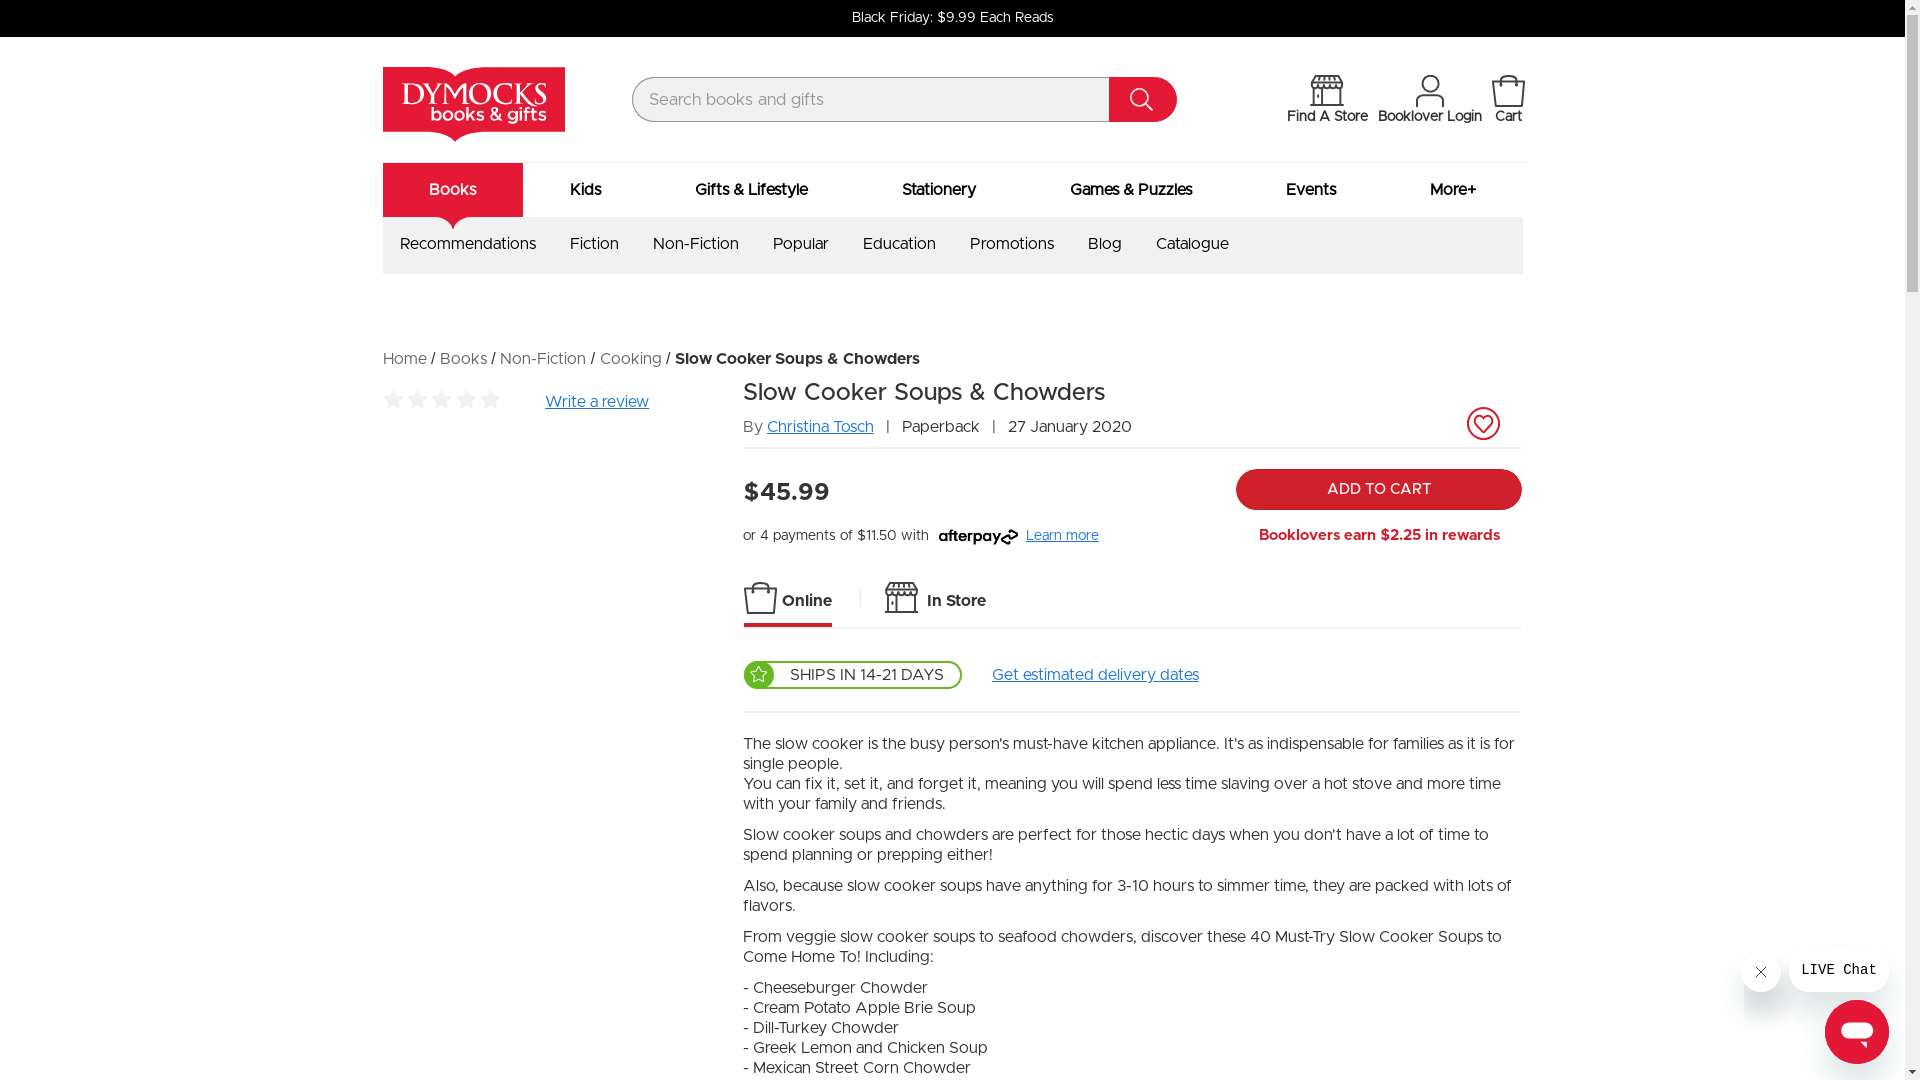 The height and width of the screenshot is (1080, 1920). What do you see at coordinates (440, 402) in the screenshot?
I see `'Be the first to review this product'` at bounding box center [440, 402].